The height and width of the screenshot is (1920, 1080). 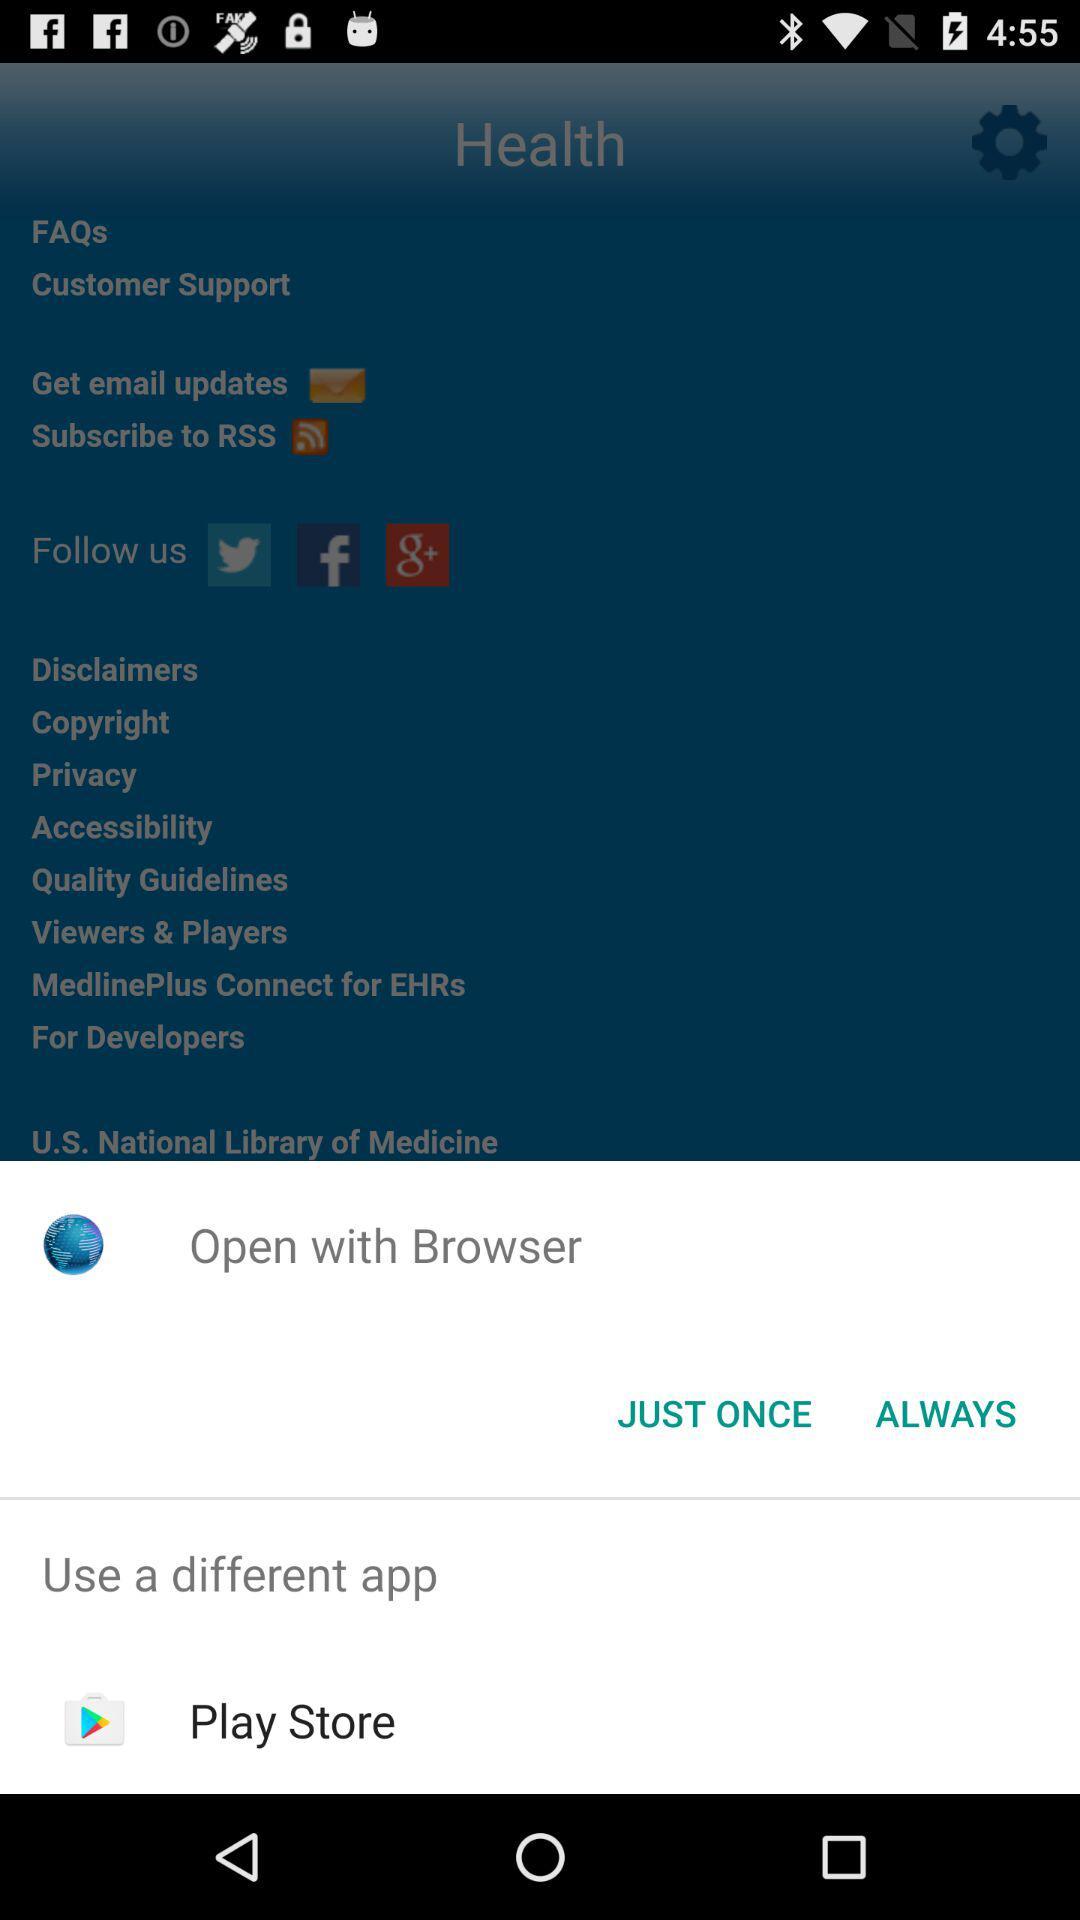 I want to click on the just once icon, so click(x=713, y=1411).